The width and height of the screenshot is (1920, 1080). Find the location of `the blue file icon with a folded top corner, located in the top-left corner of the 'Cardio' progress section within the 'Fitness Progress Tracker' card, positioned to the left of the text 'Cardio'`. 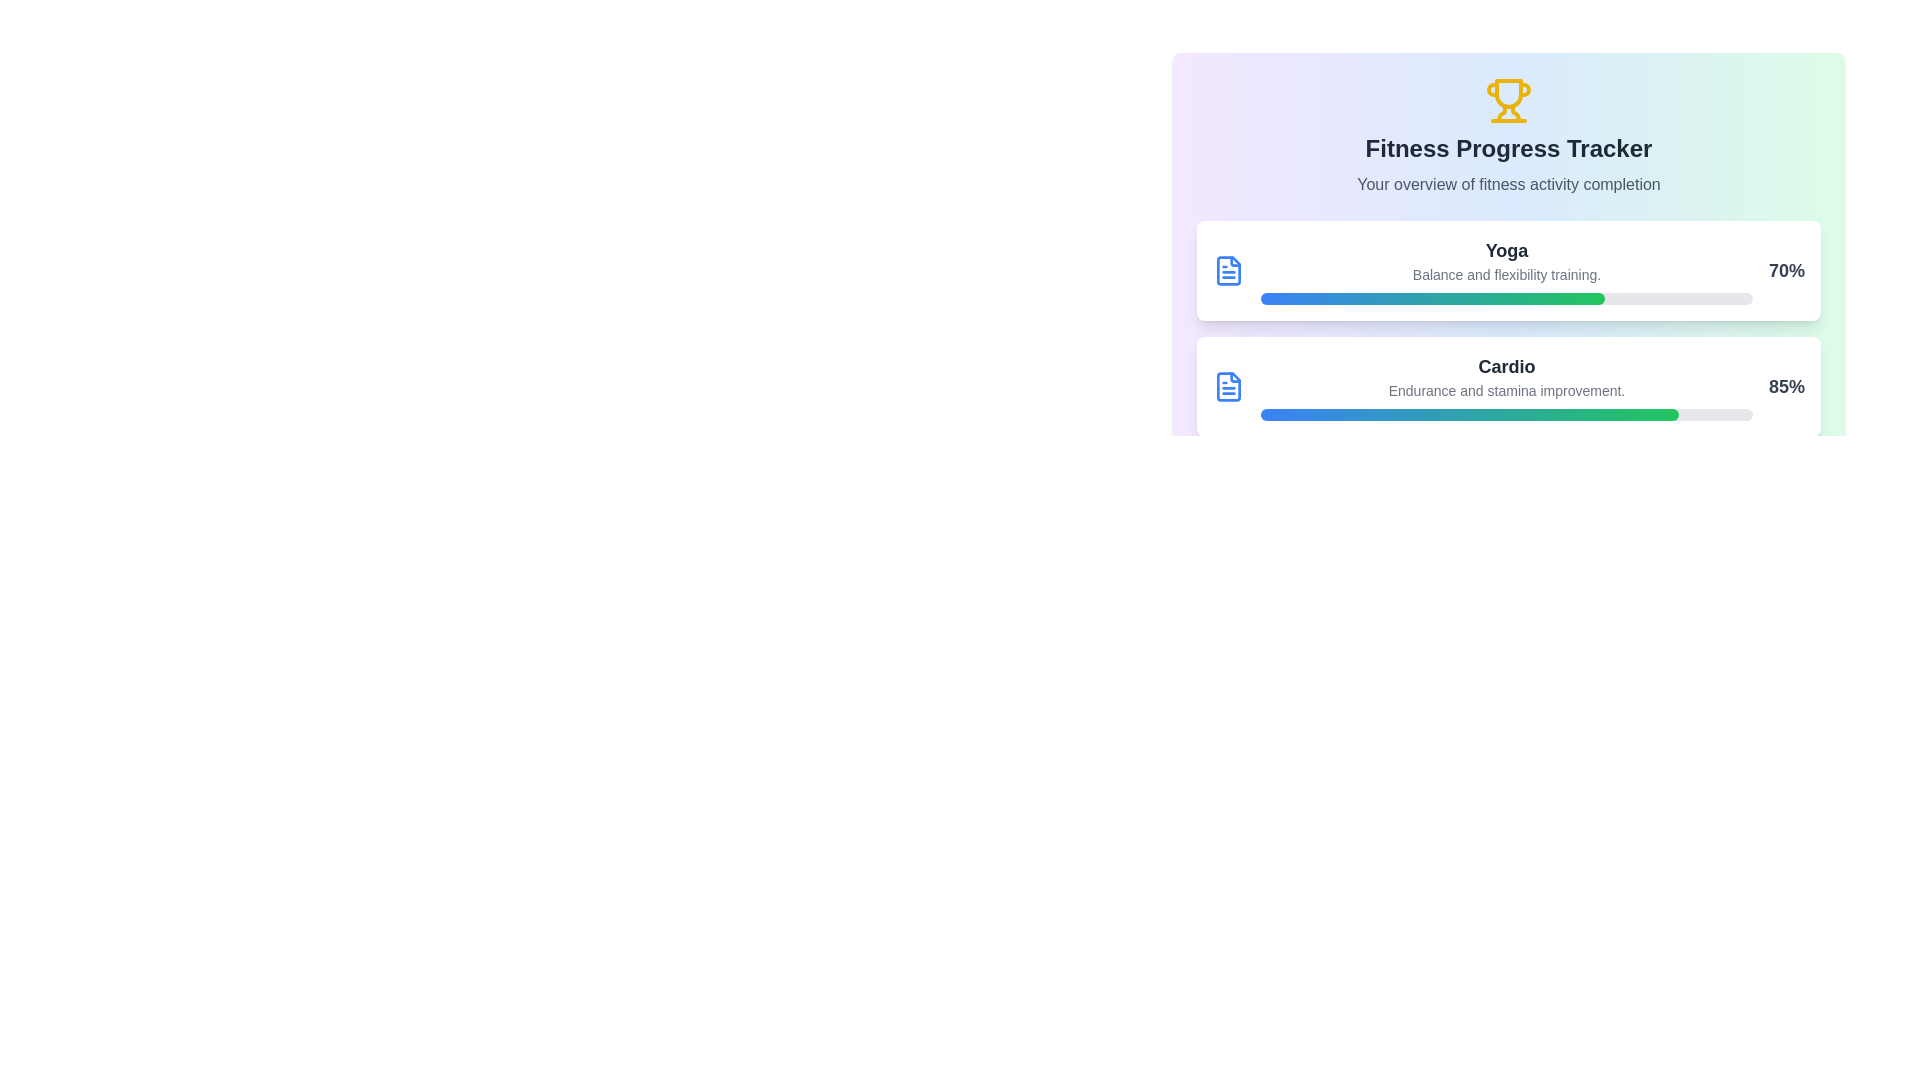

the blue file icon with a folded top corner, located in the top-left corner of the 'Cardio' progress section within the 'Fitness Progress Tracker' card, positioned to the left of the text 'Cardio' is located at coordinates (1227, 386).